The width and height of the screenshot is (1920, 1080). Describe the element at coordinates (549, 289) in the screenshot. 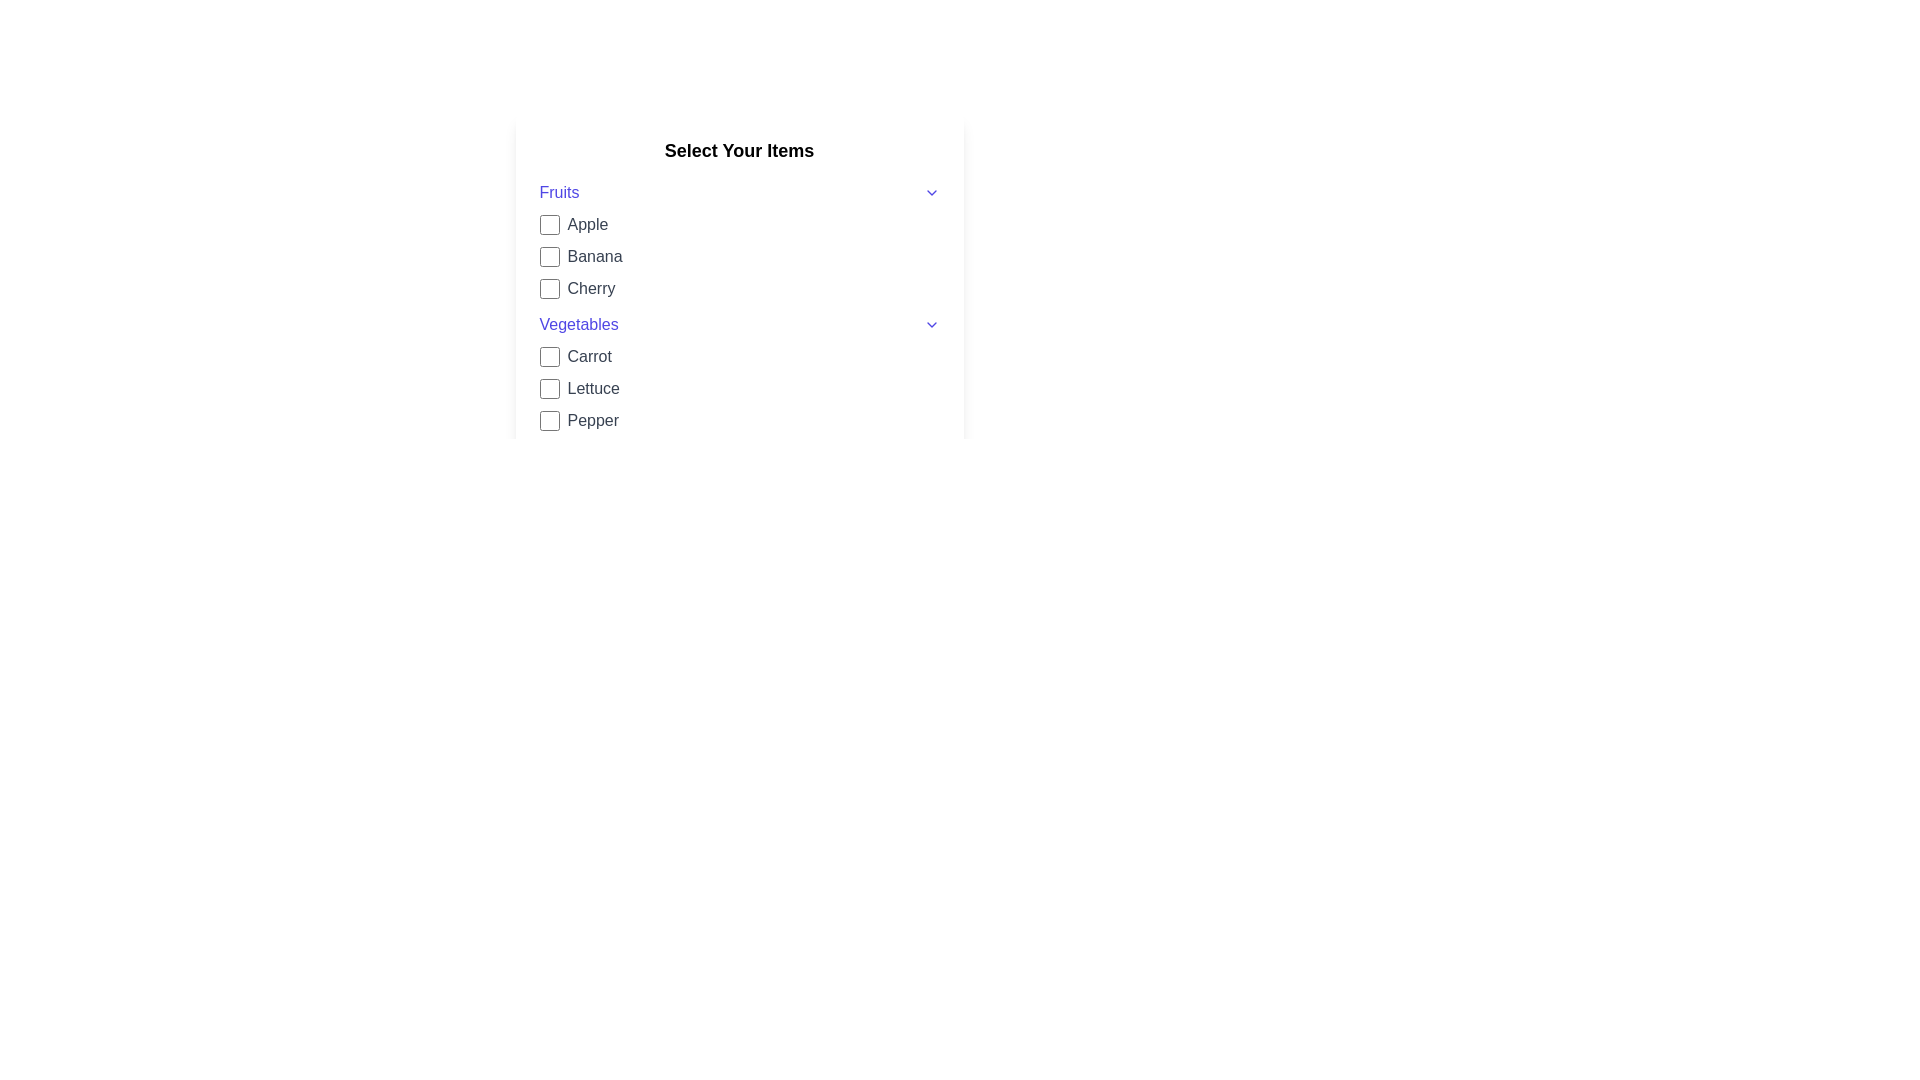

I see `the checkbox for the option labeled 'Cherry'` at that location.